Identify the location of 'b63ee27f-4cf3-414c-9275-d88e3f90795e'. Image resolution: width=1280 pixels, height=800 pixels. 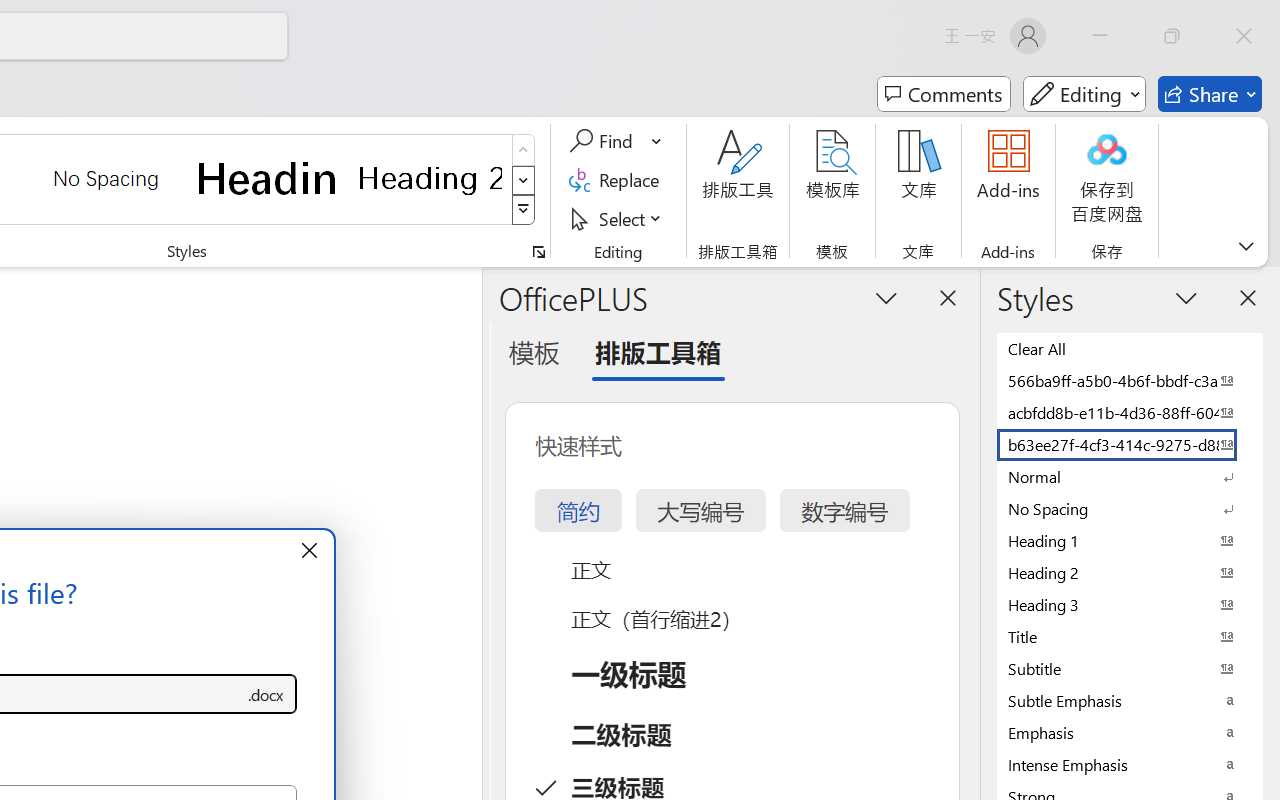
(1130, 443).